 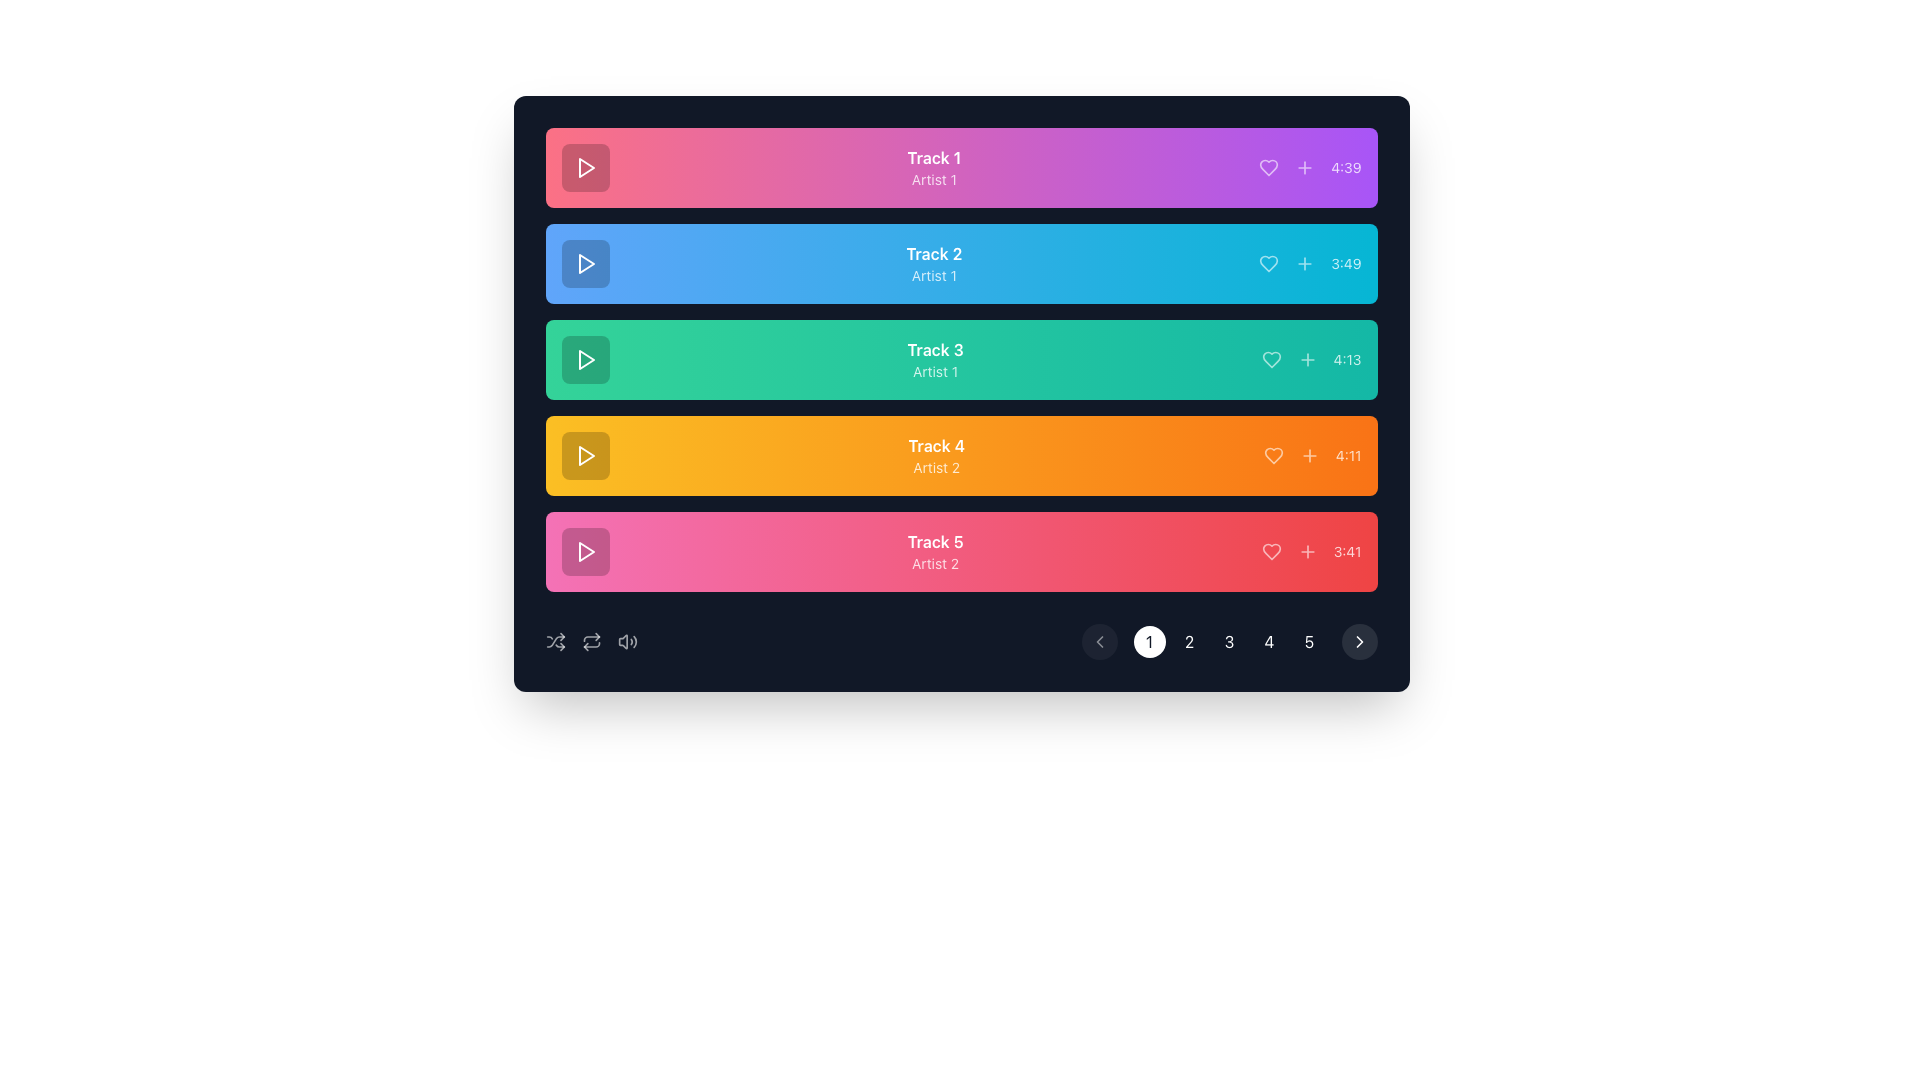 I want to click on the triangular play icon located inside the pink button at the left end of the 'Track 1' row in the playlist, so click(x=585, y=167).